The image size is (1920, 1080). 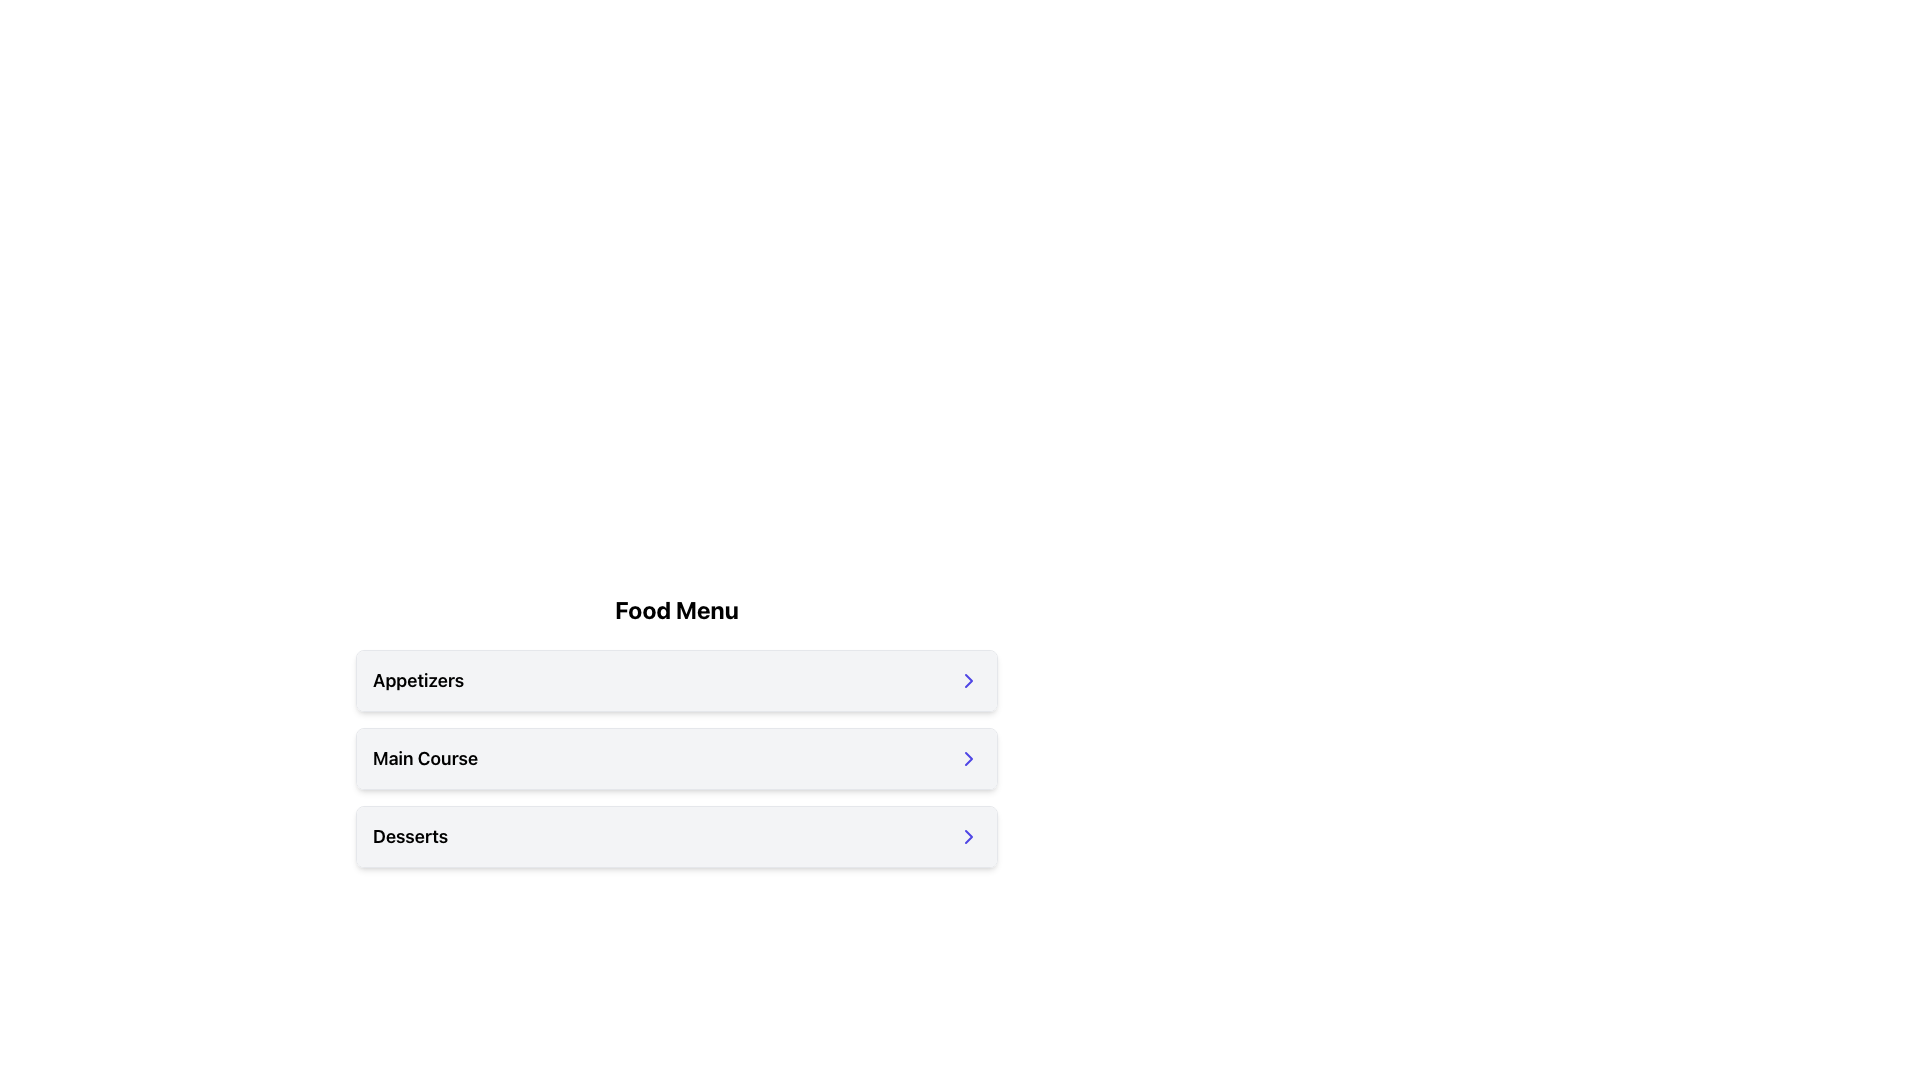 I want to click on the 'Main Course' section in the food menu list, so click(x=676, y=759).